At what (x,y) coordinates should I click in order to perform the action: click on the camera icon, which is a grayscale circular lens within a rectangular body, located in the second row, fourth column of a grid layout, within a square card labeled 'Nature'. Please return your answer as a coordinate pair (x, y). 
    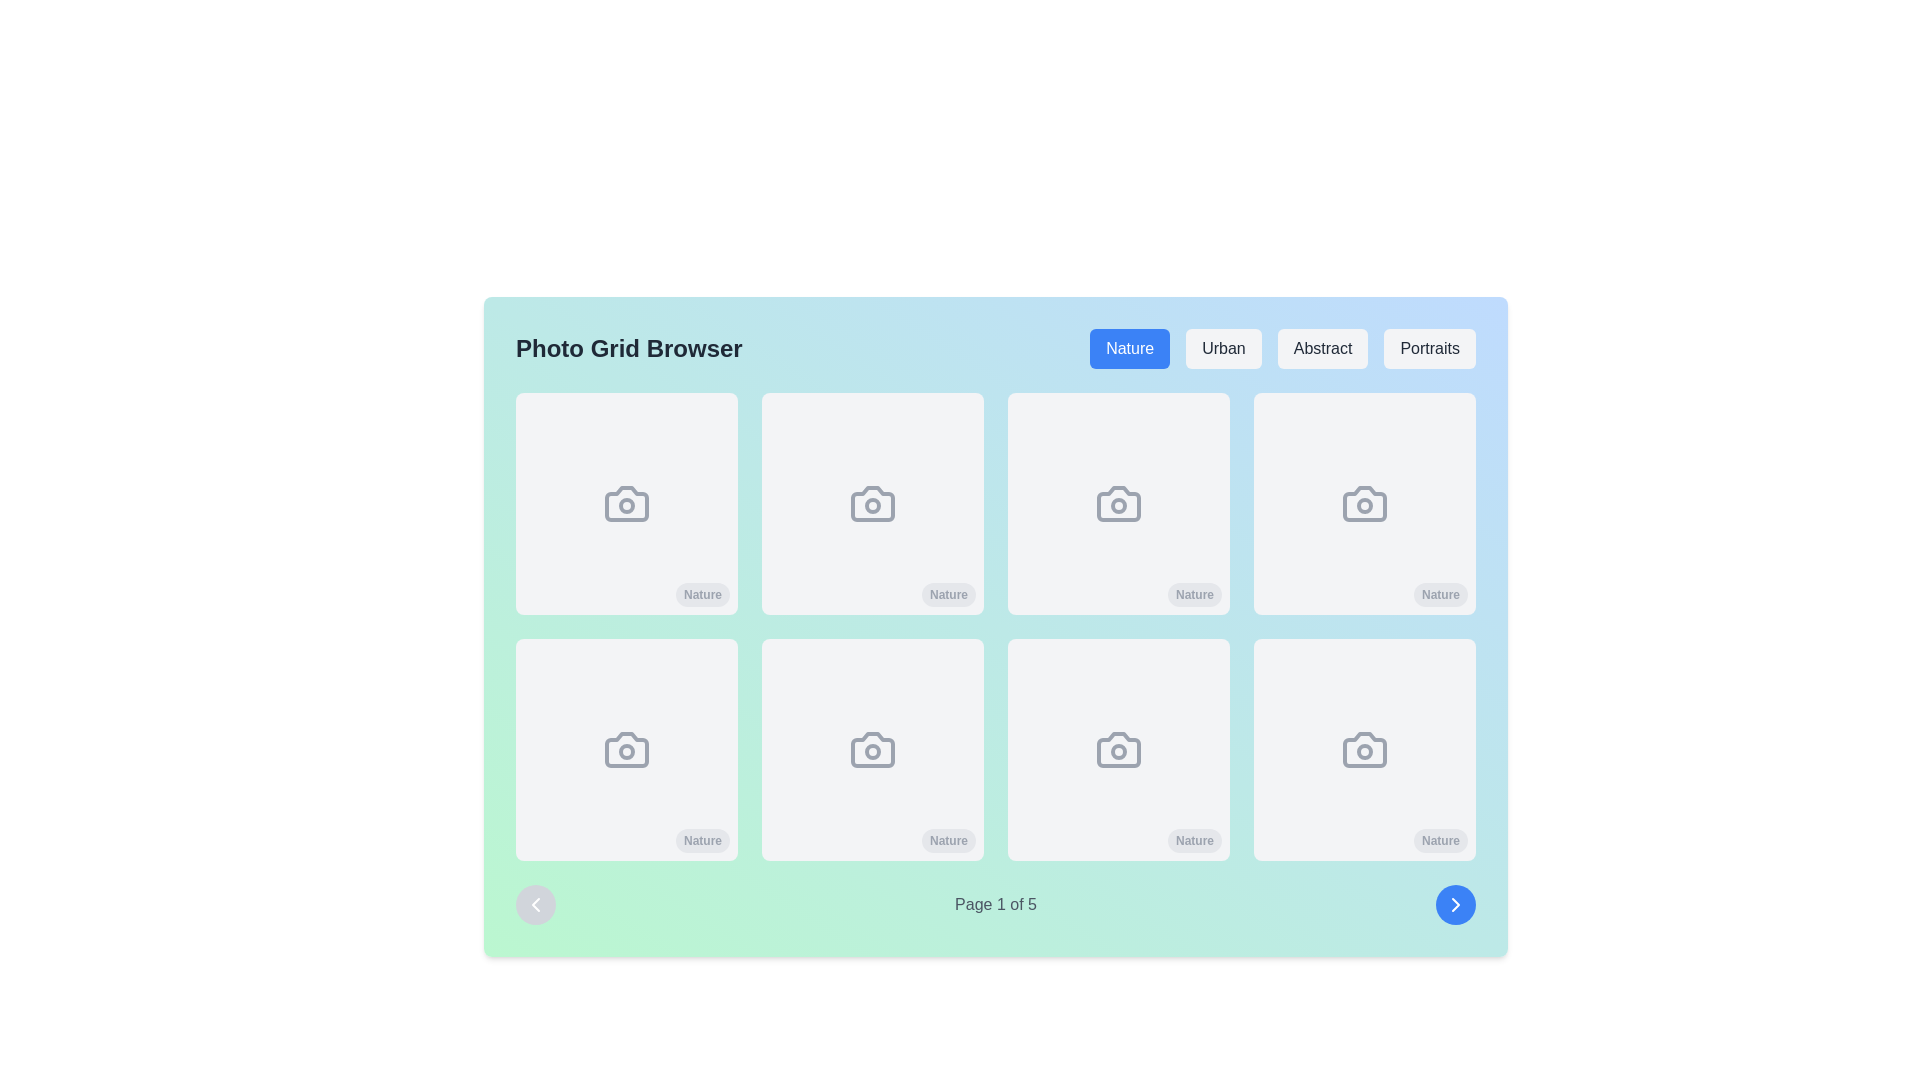
    Looking at the image, I should click on (1117, 749).